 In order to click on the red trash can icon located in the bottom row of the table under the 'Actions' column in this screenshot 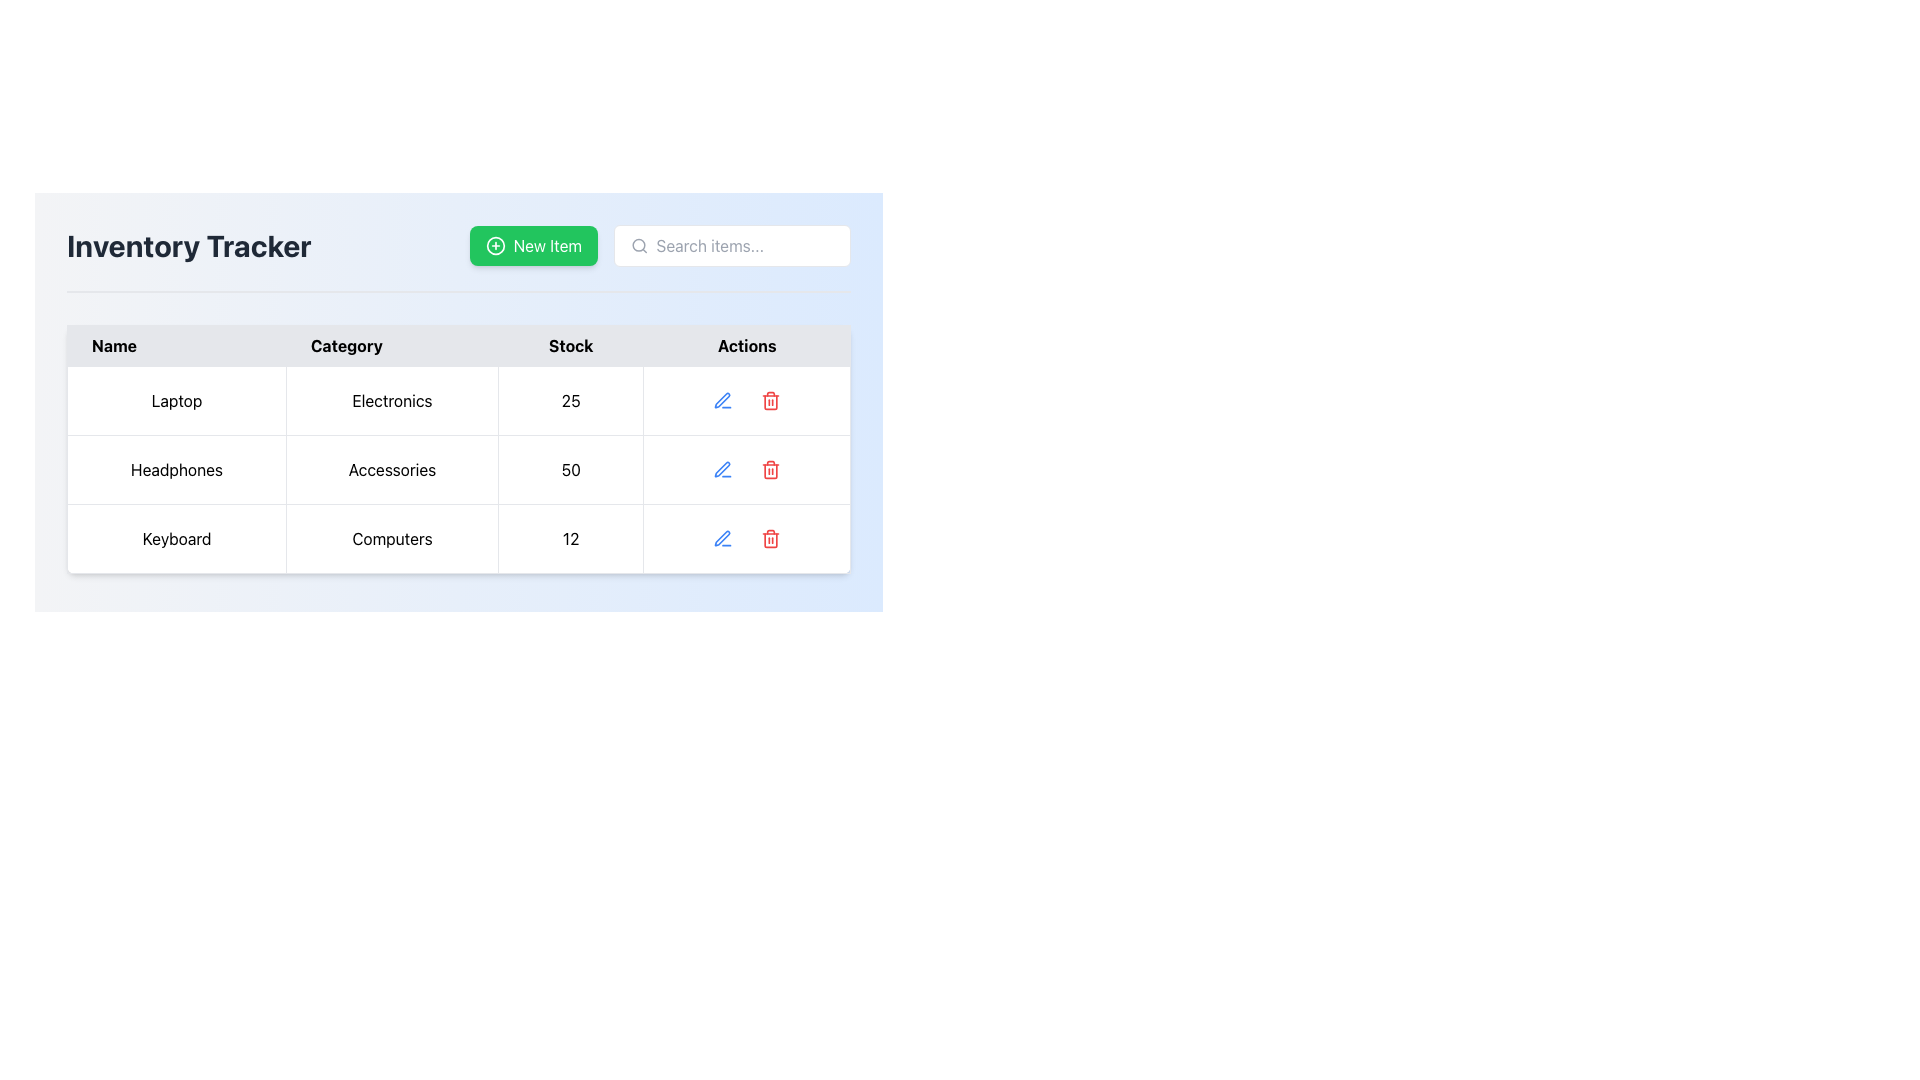, I will do `click(770, 538)`.